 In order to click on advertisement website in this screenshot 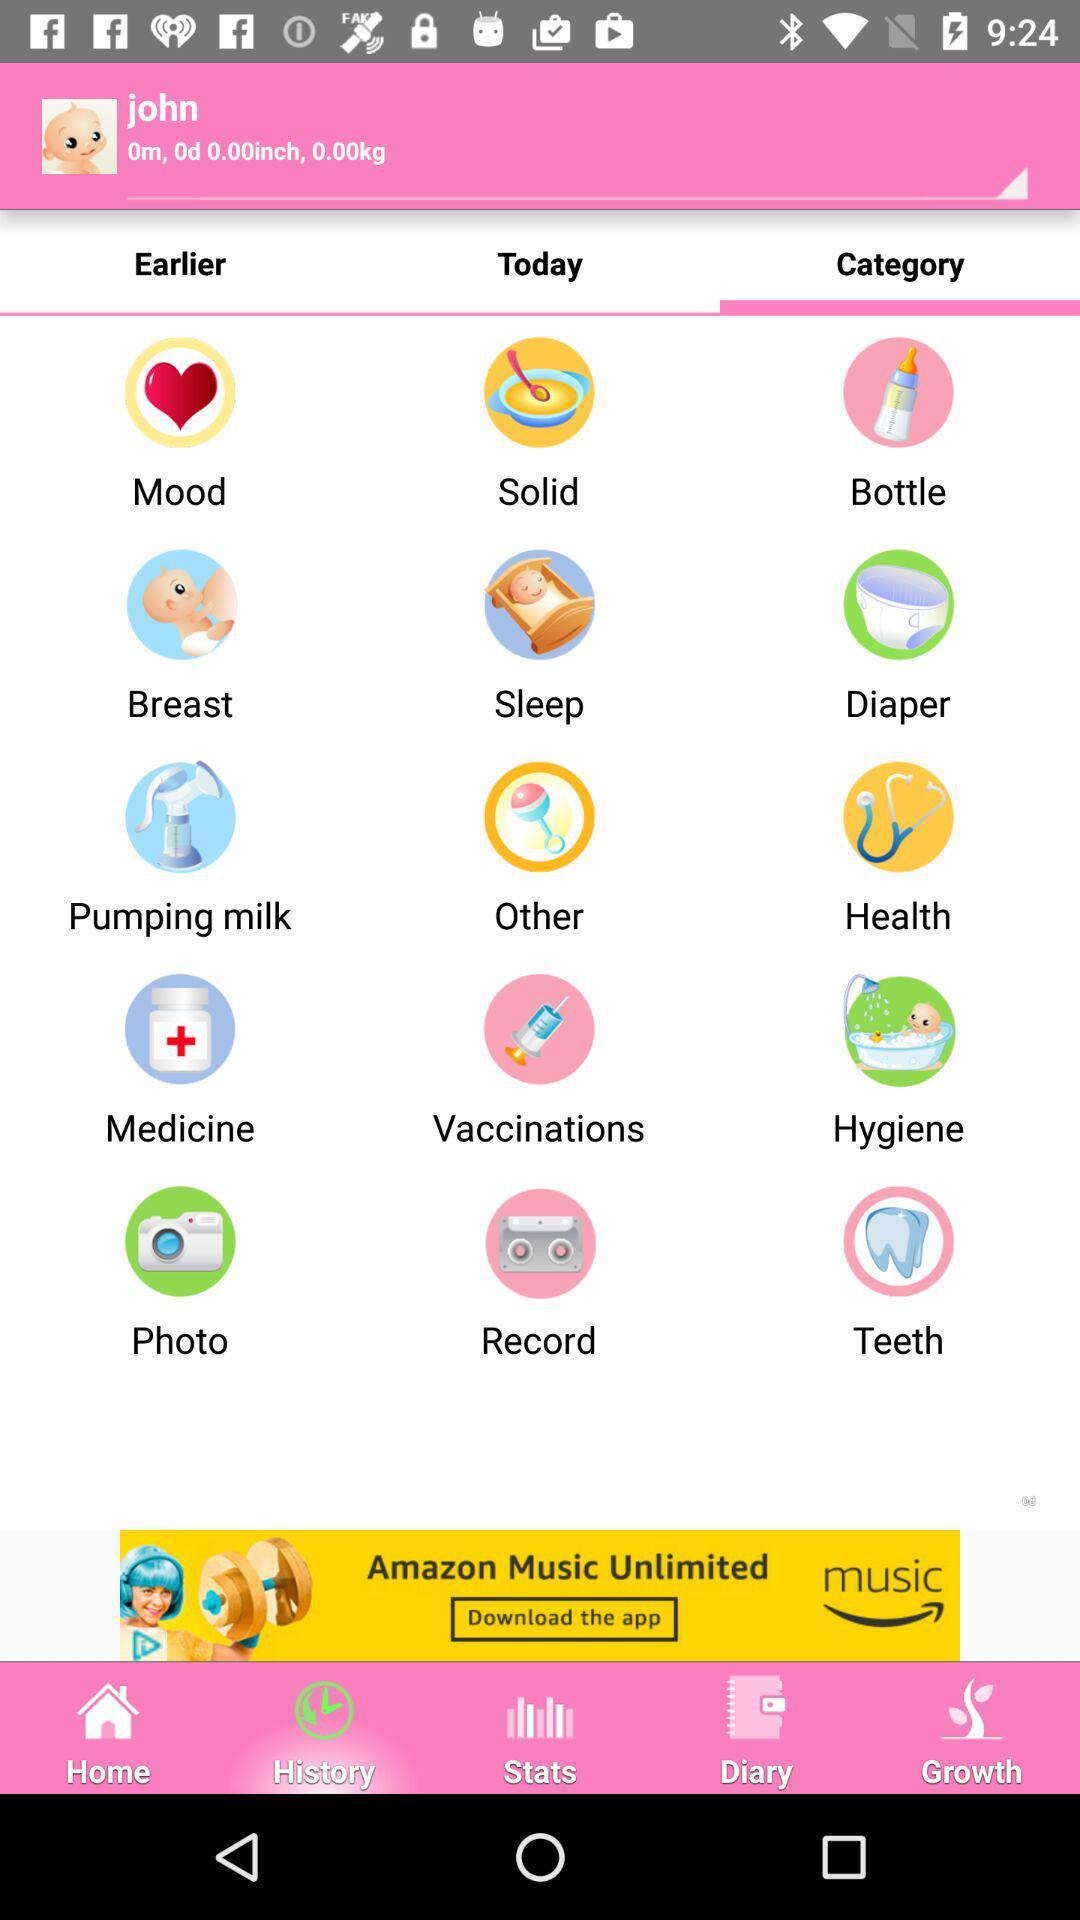, I will do `click(540, 1594)`.